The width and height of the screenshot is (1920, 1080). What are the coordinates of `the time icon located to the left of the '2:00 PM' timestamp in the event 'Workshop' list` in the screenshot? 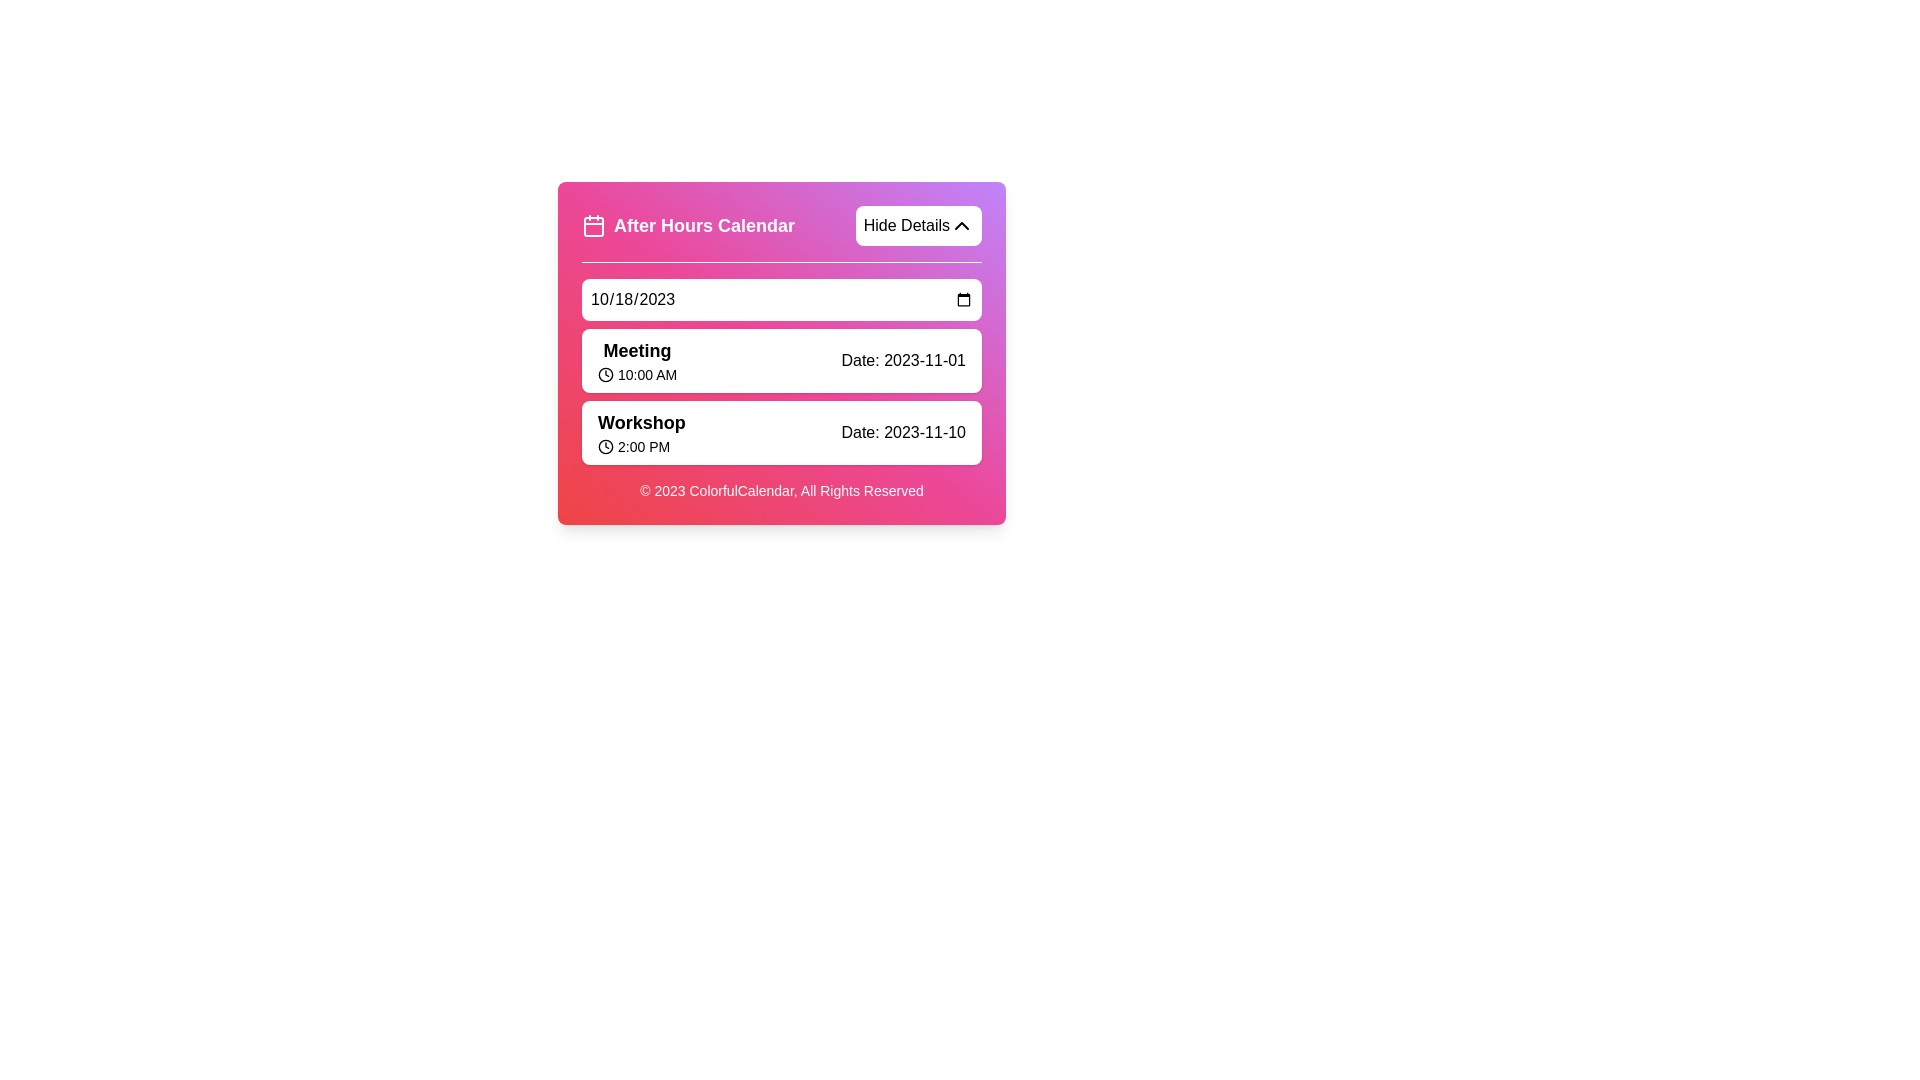 It's located at (604, 446).